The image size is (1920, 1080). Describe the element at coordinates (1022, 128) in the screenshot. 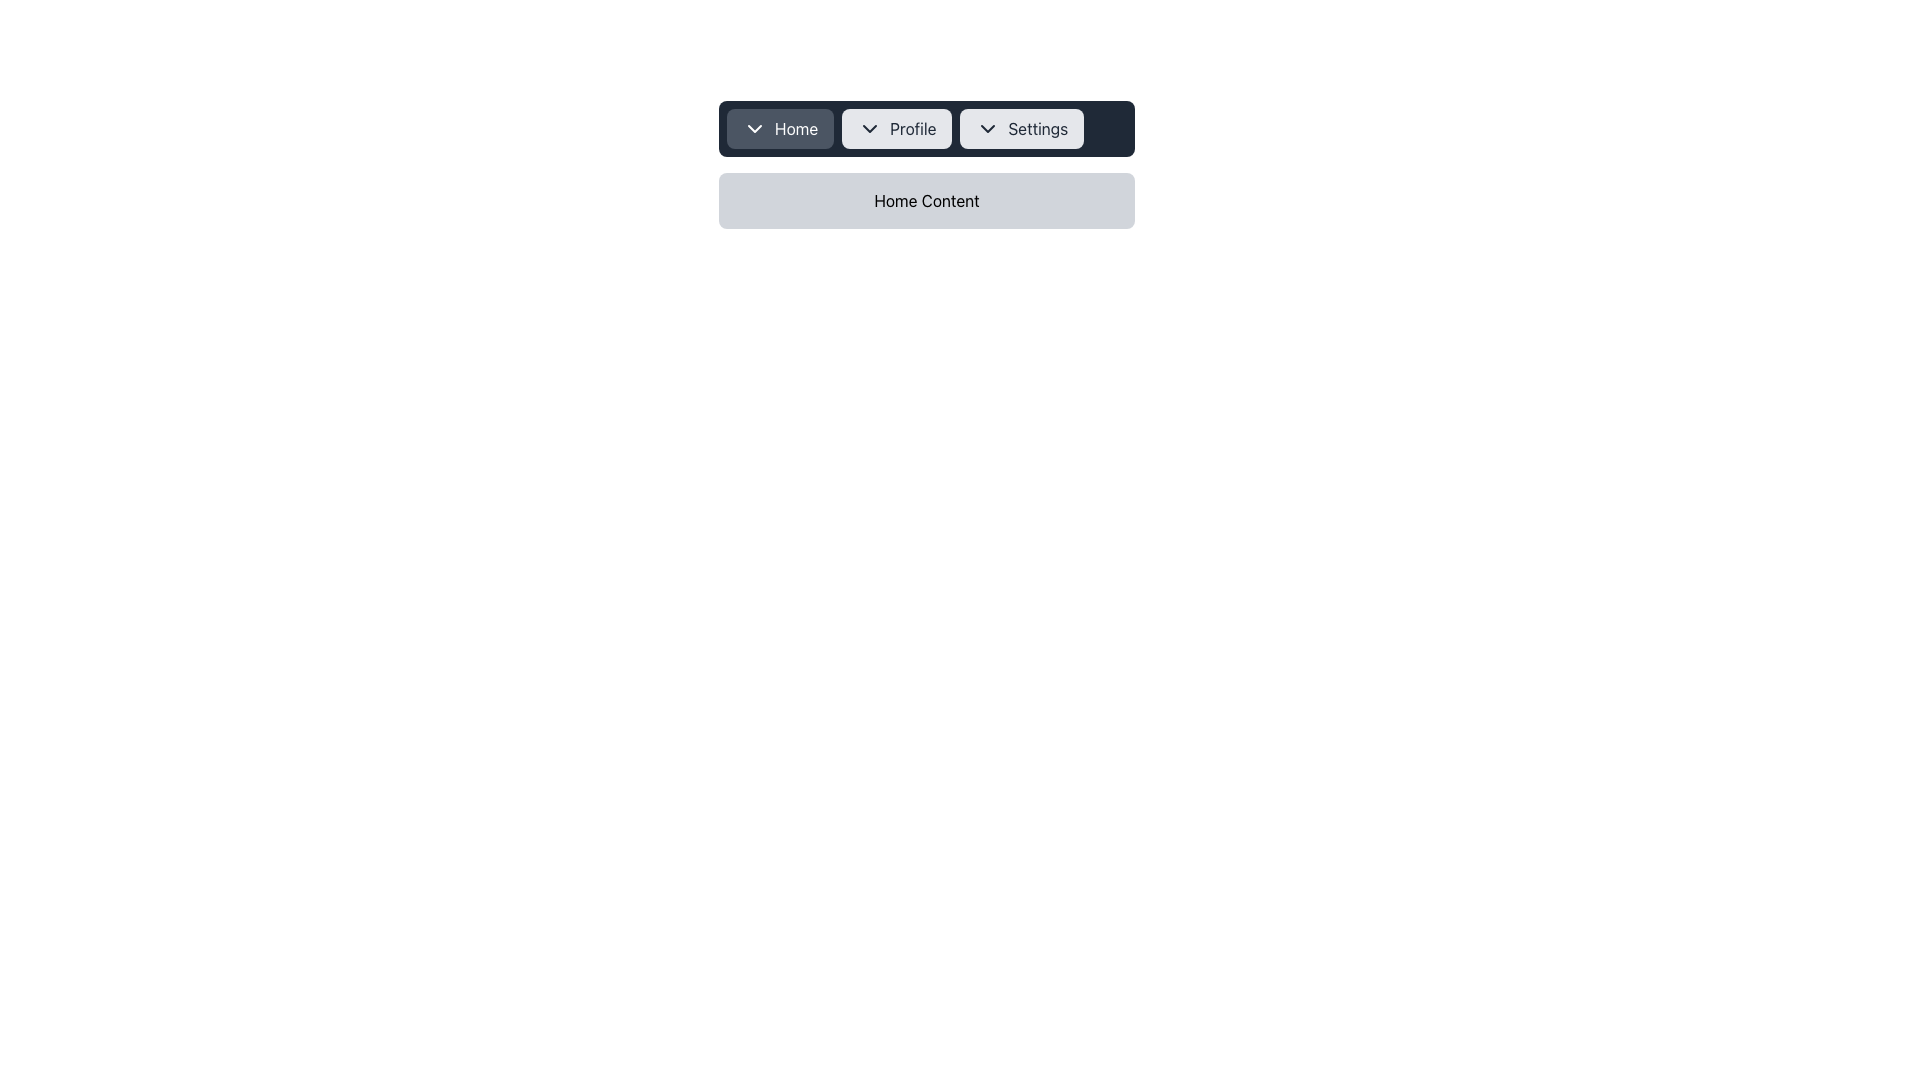

I see `the 'Settings' navigation button` at that location.